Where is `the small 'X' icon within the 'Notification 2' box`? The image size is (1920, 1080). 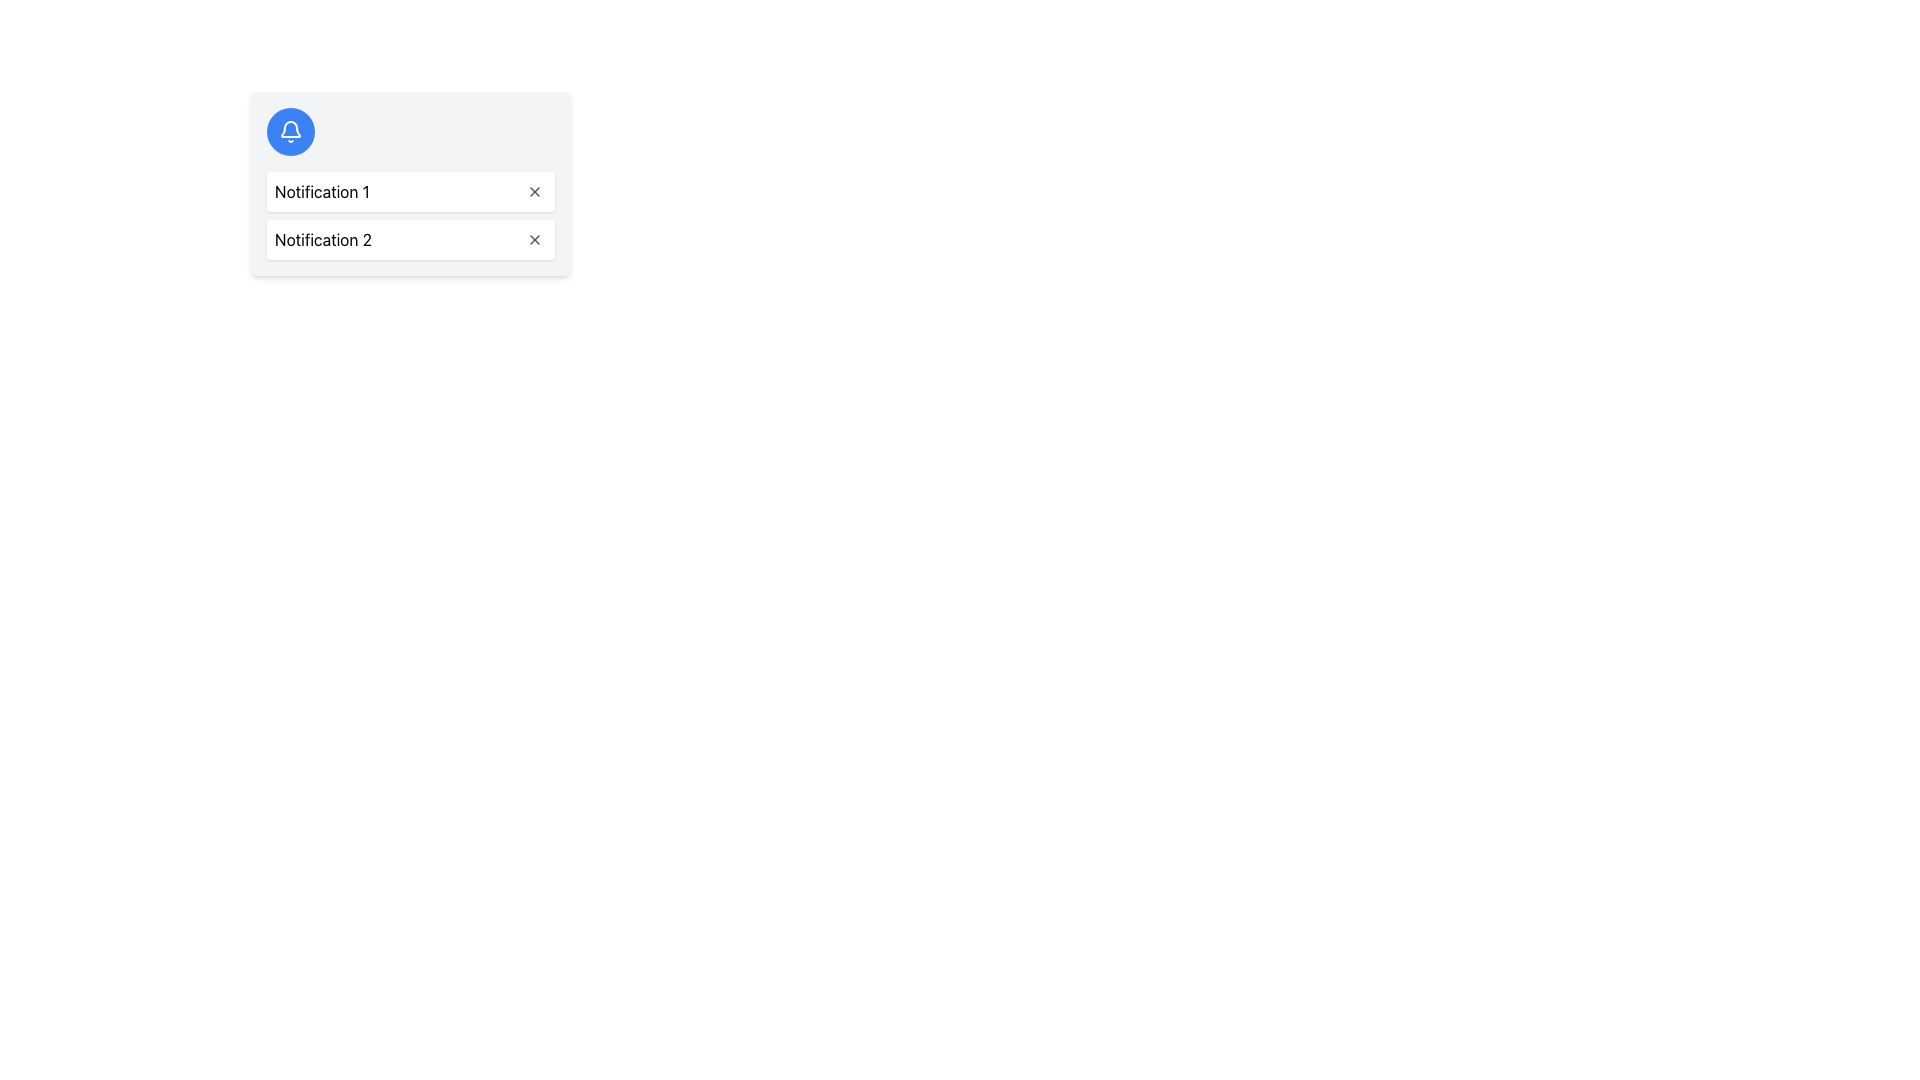 the small 'X' icon within the 'Notification 2' box is located at coordinates (534, 238).